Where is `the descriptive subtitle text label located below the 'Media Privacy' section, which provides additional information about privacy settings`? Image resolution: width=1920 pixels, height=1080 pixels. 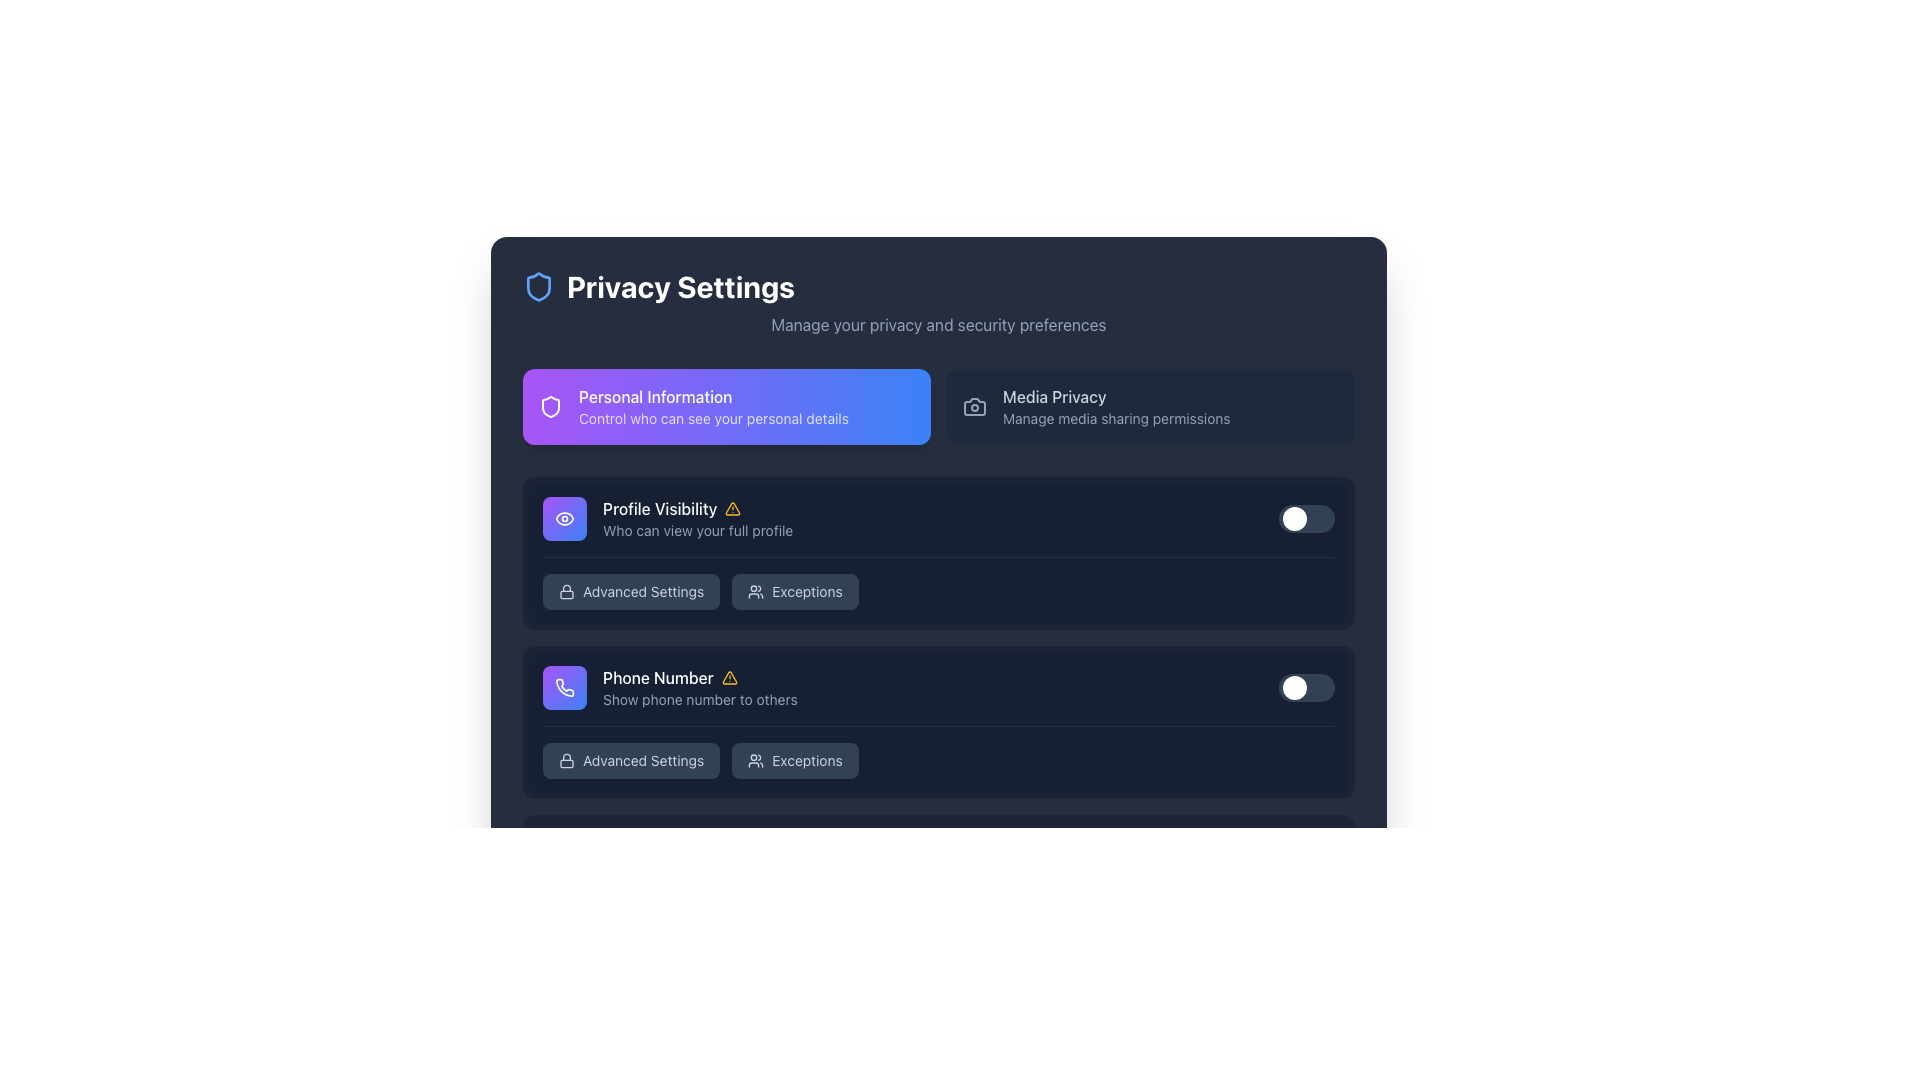 the descriptive subtitle text label located below the 'Media Privacy' section, which provides additional information about privacy settings is located at coordinates (1115, 418).